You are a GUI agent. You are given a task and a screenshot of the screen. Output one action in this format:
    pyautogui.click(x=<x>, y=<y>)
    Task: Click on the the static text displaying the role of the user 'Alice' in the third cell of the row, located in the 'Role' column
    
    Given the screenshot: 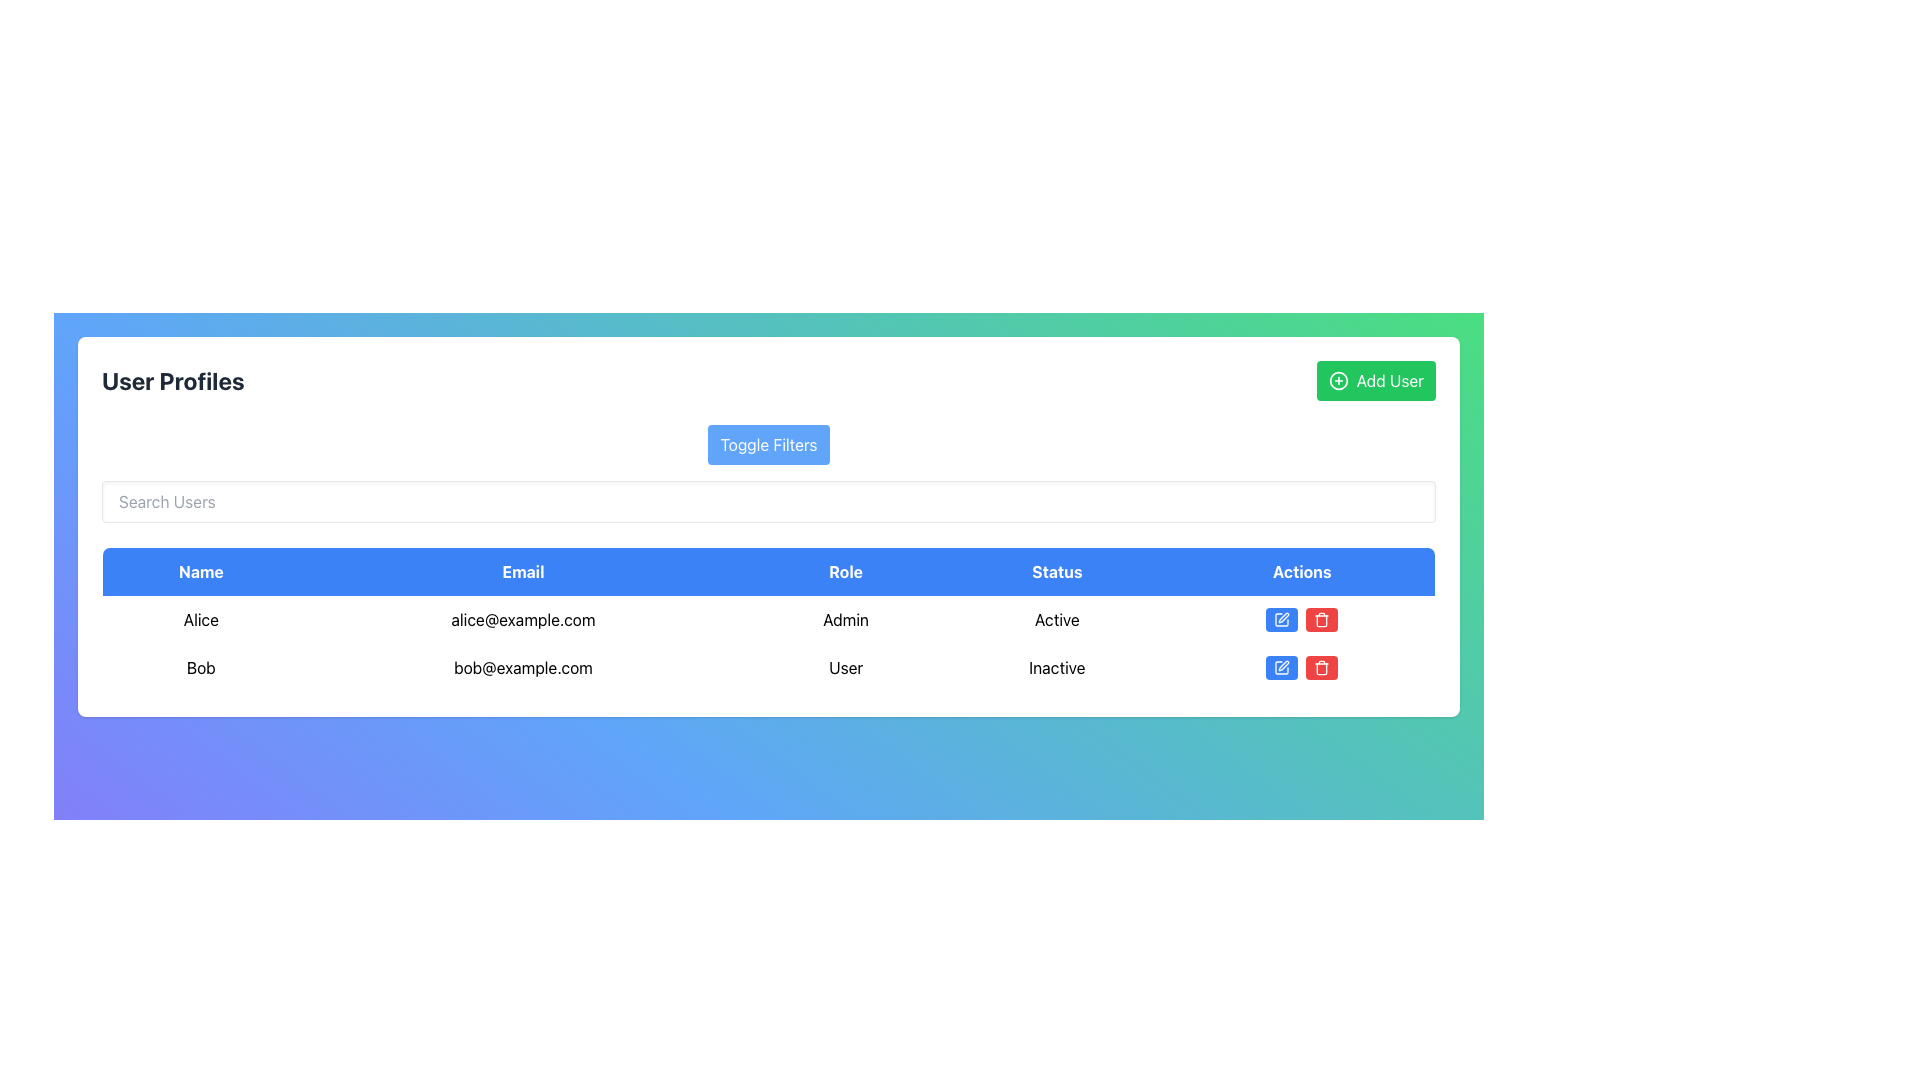 What is the action you would take?
    pyautogui.click(x=846, y=619)
    